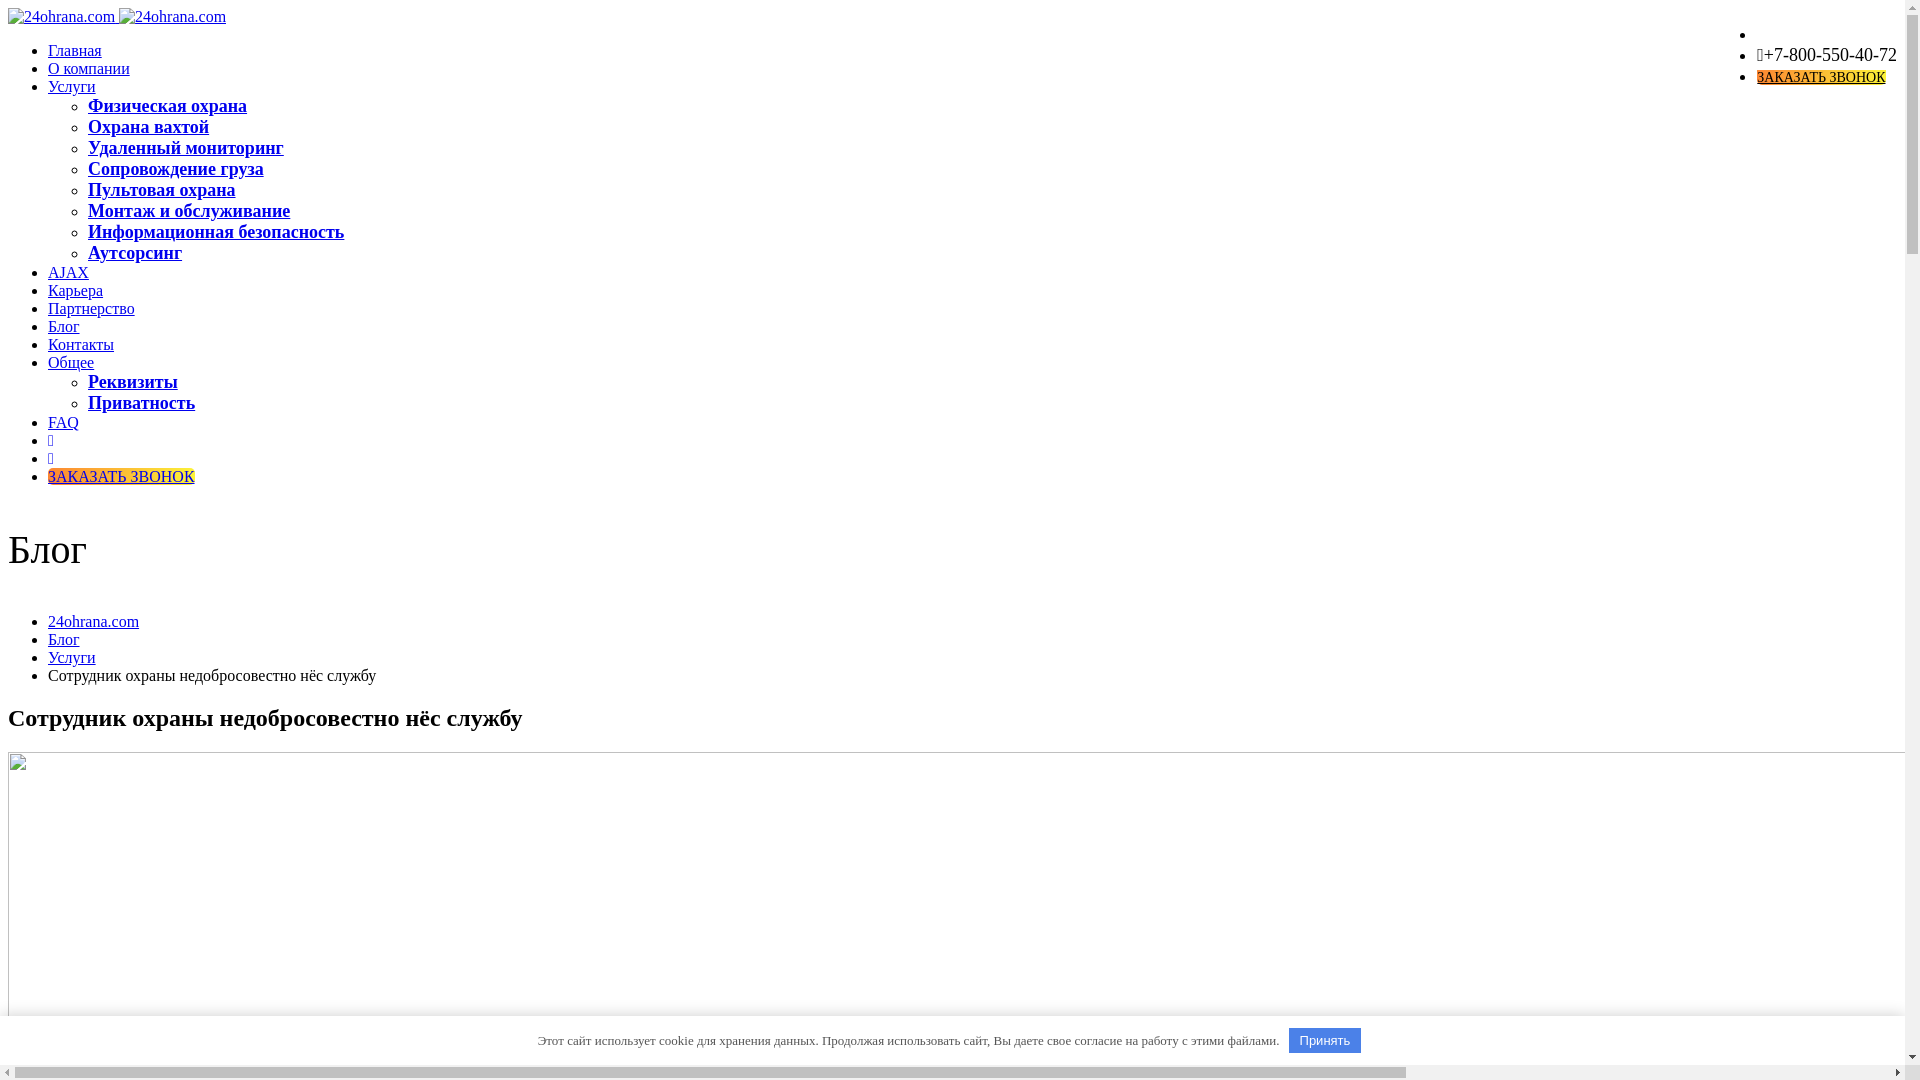 The image size is (1920, 1080). I want to click on 'WhatsApp', so click(48, 458).